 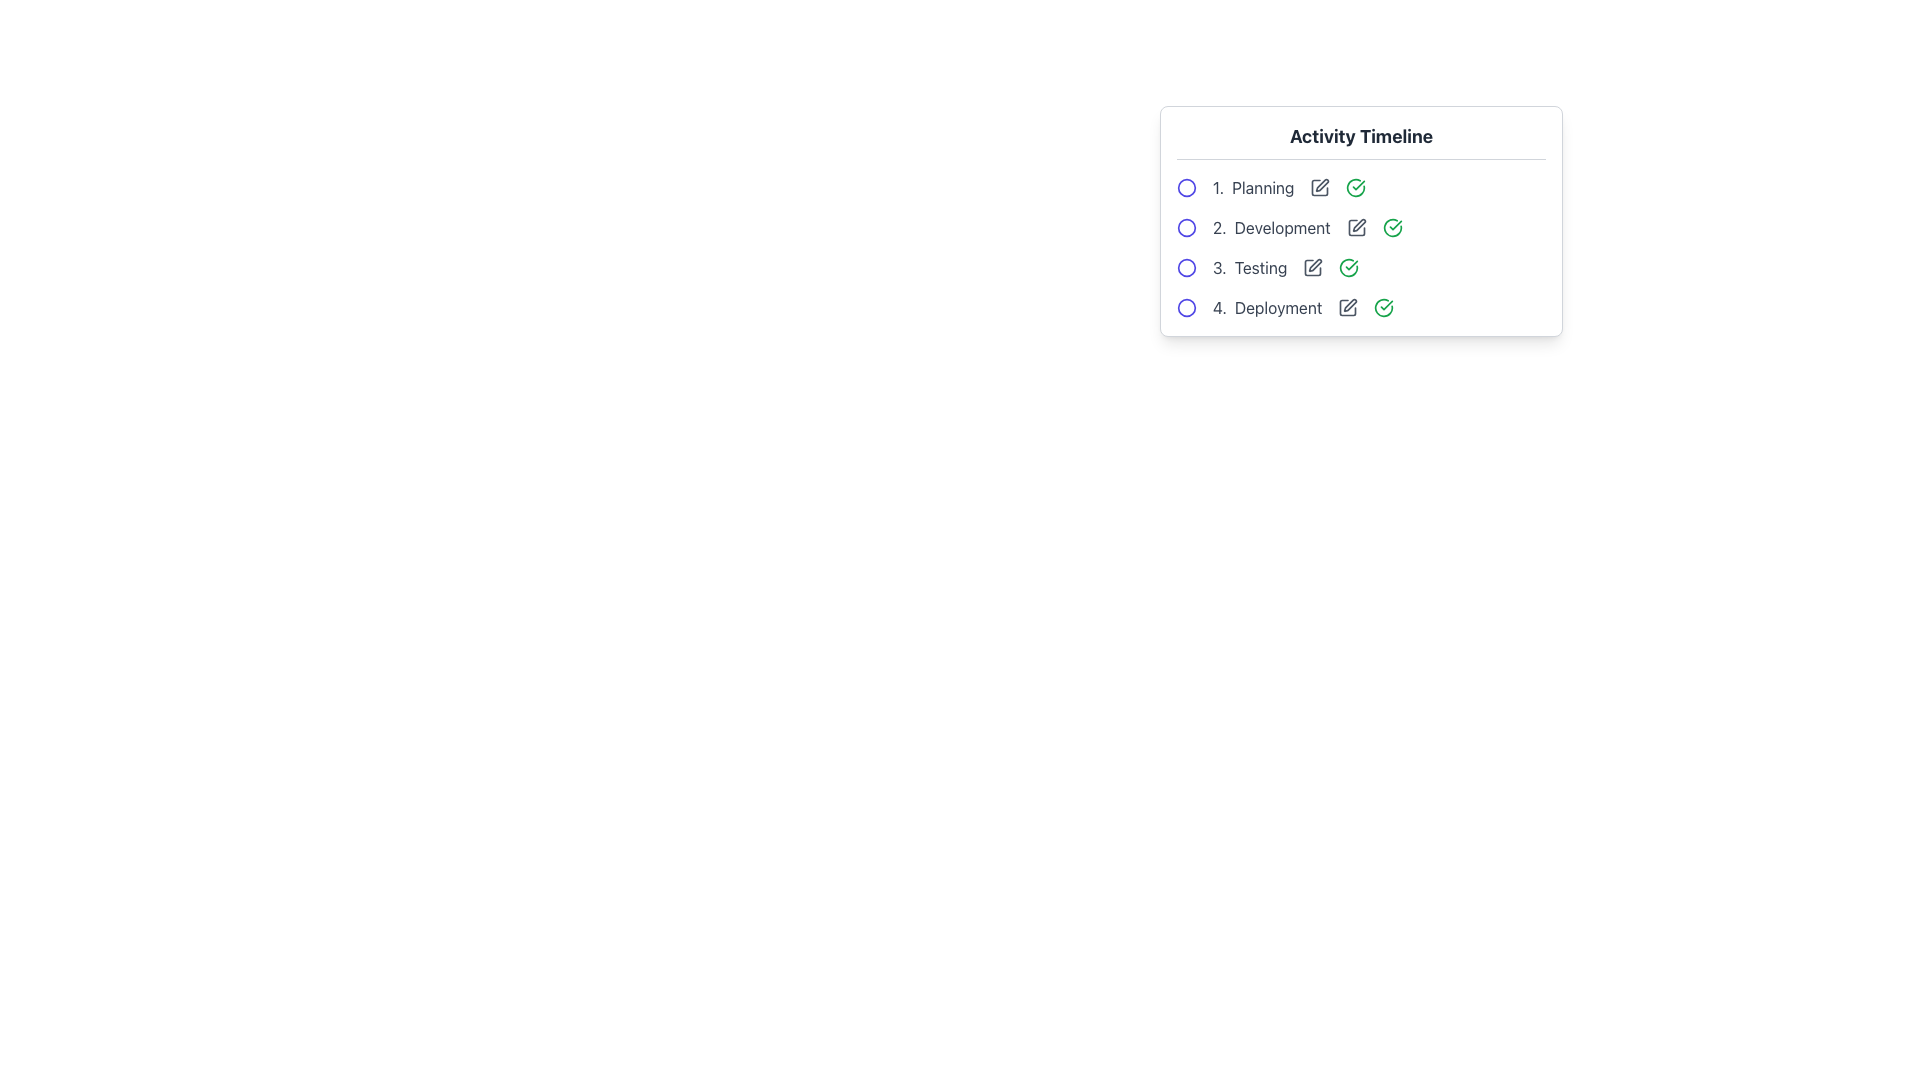 What do you see at coordinates (1360, 266) in the screenshot?
I see `the Composite UI element labeled '3.Testing' which includes a circular radio button and two icons (pencil and checkmark) for additional actions or visual feedback` at bounding box center [1360, 266].